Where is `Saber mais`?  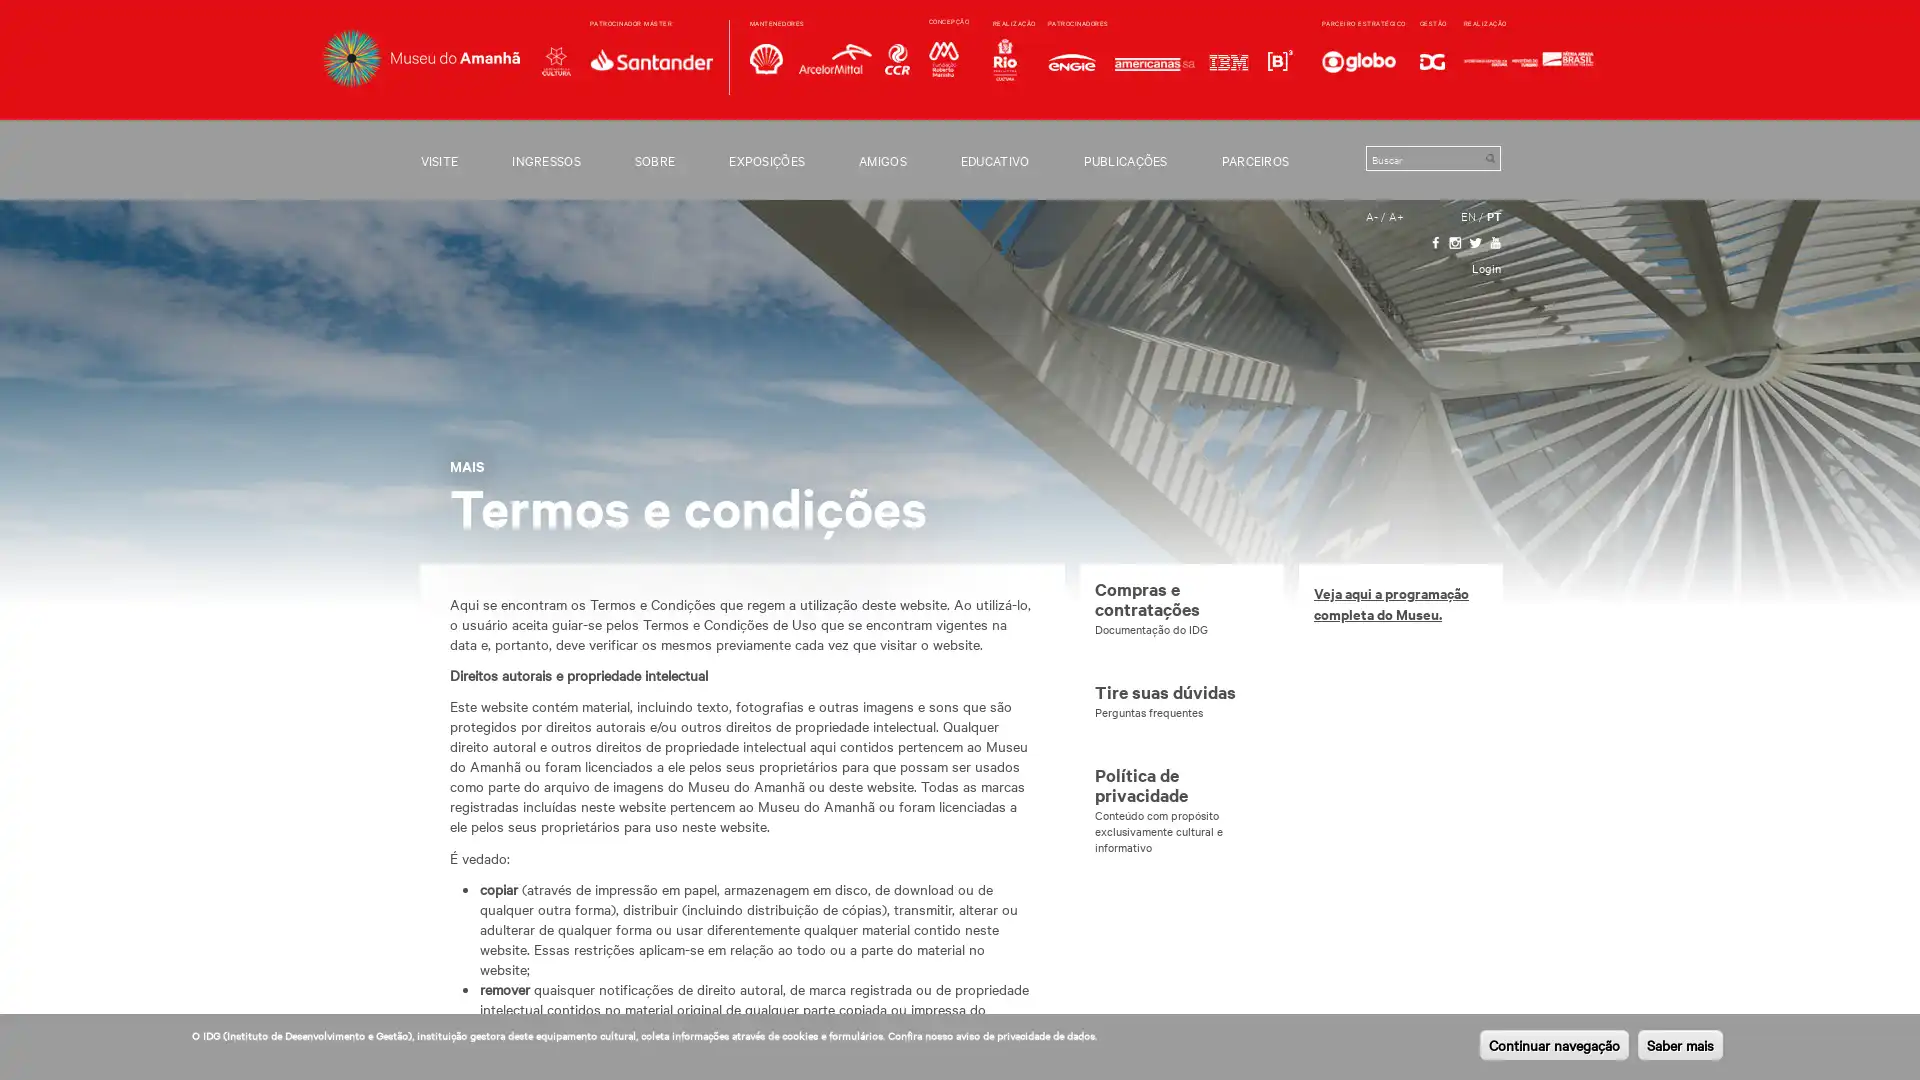 Saber mais is located at coordinates (1680, 1044).